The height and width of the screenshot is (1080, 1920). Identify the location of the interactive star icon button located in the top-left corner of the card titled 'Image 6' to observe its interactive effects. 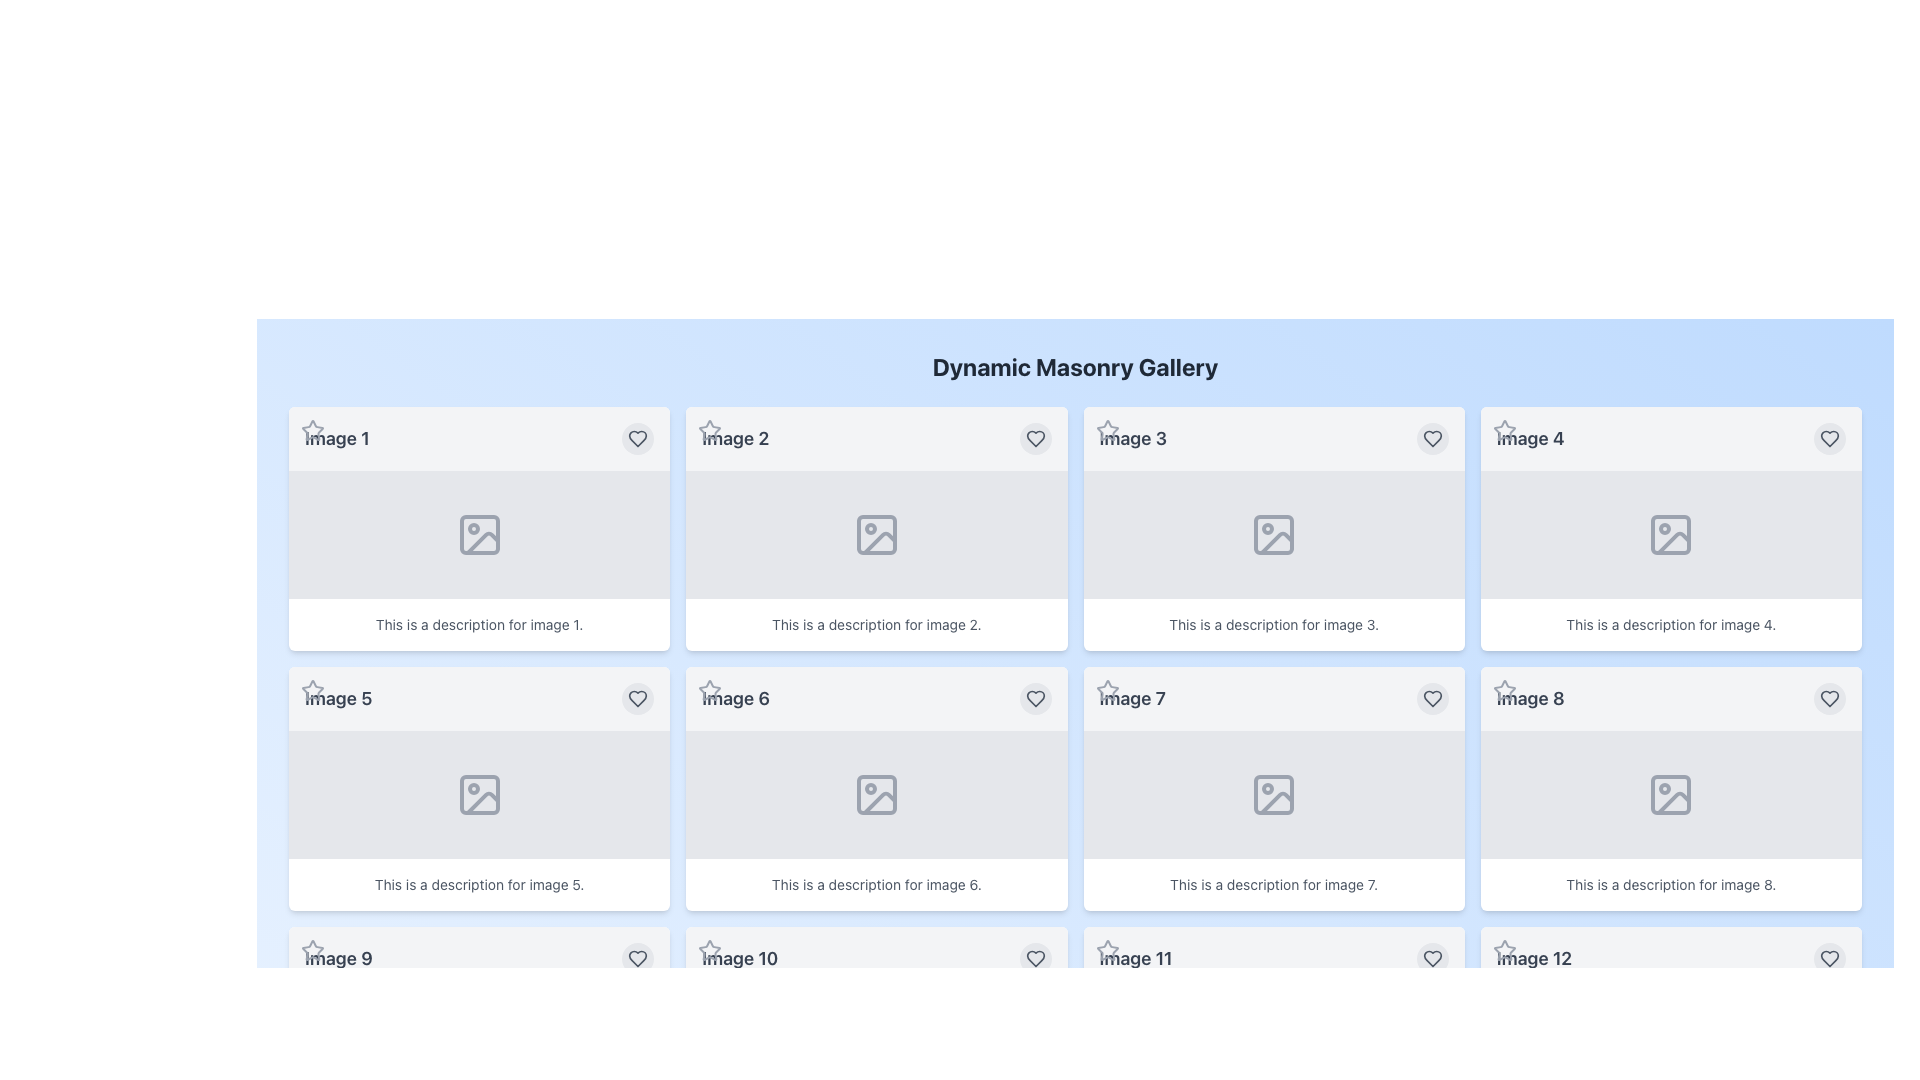
(710, 689).